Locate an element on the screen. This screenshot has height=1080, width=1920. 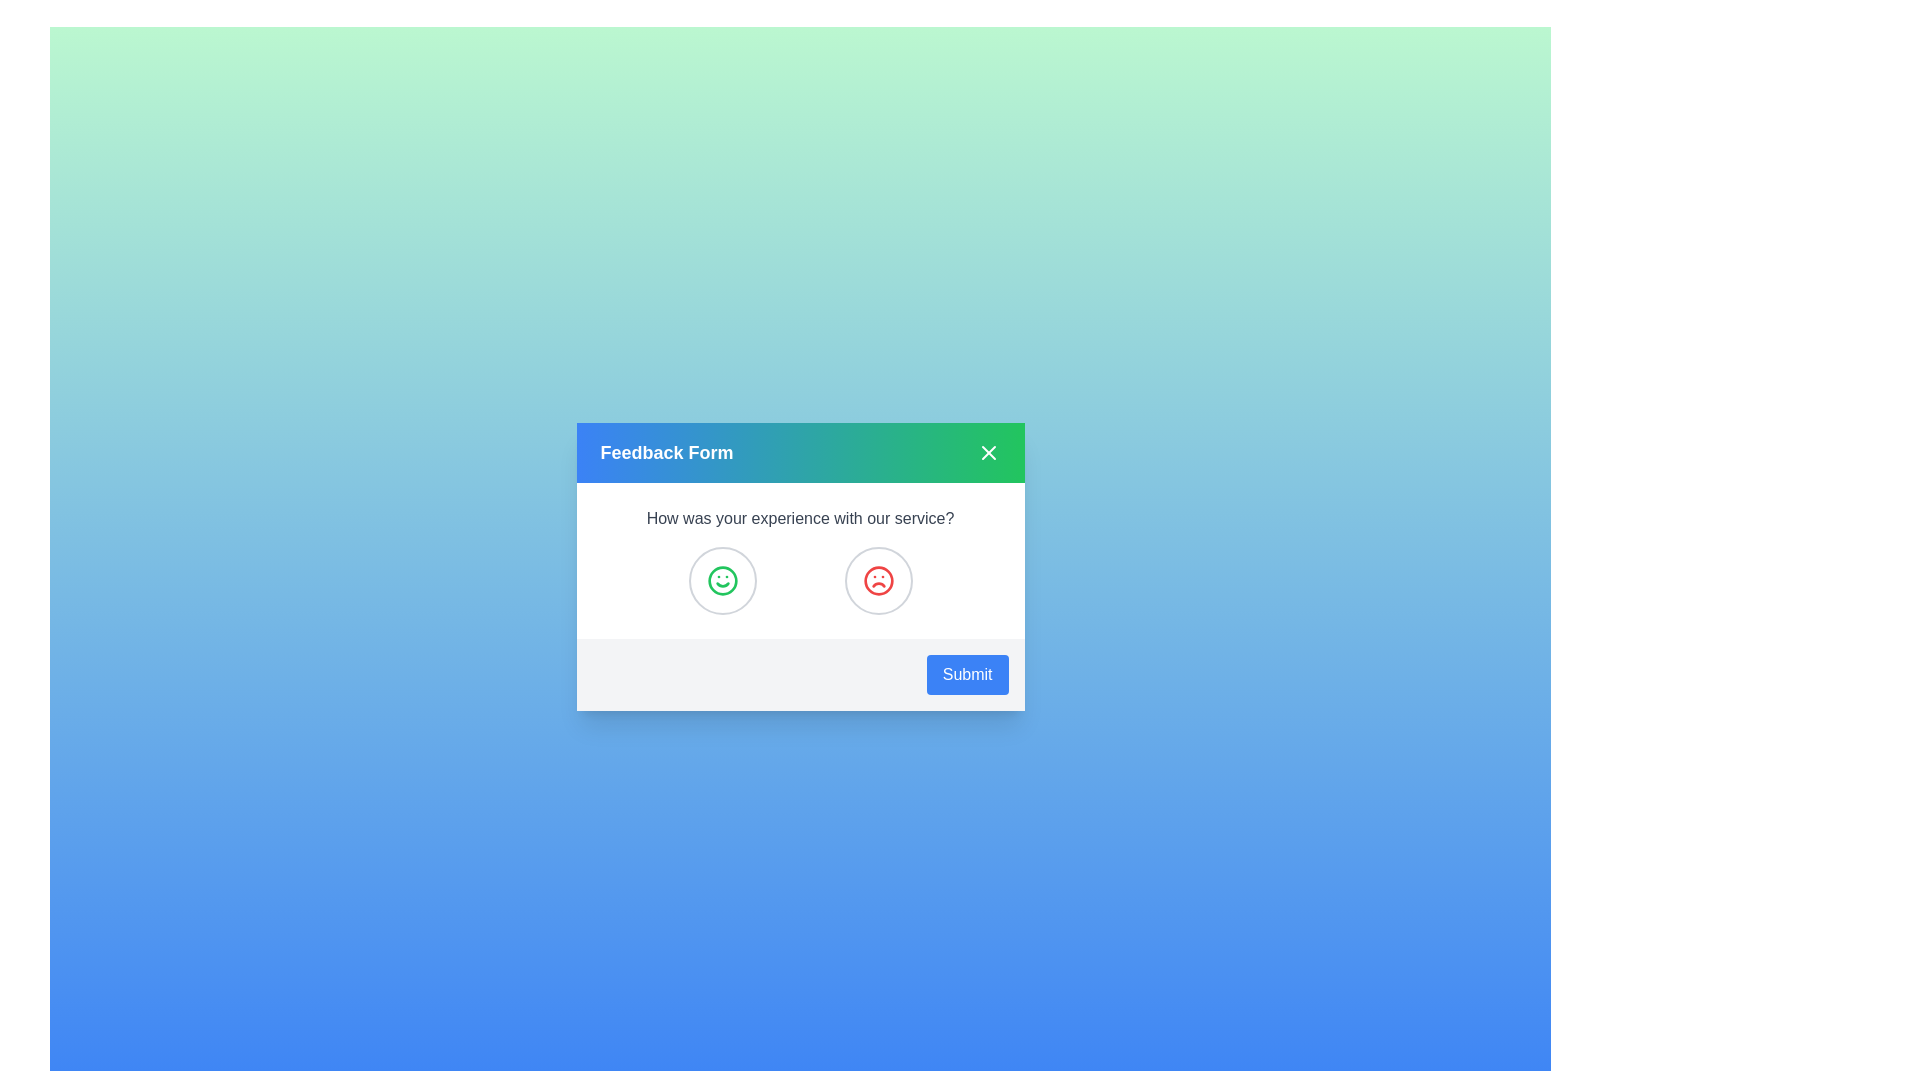
the submit button to submit the feedback is located at coordinates (967, 675).